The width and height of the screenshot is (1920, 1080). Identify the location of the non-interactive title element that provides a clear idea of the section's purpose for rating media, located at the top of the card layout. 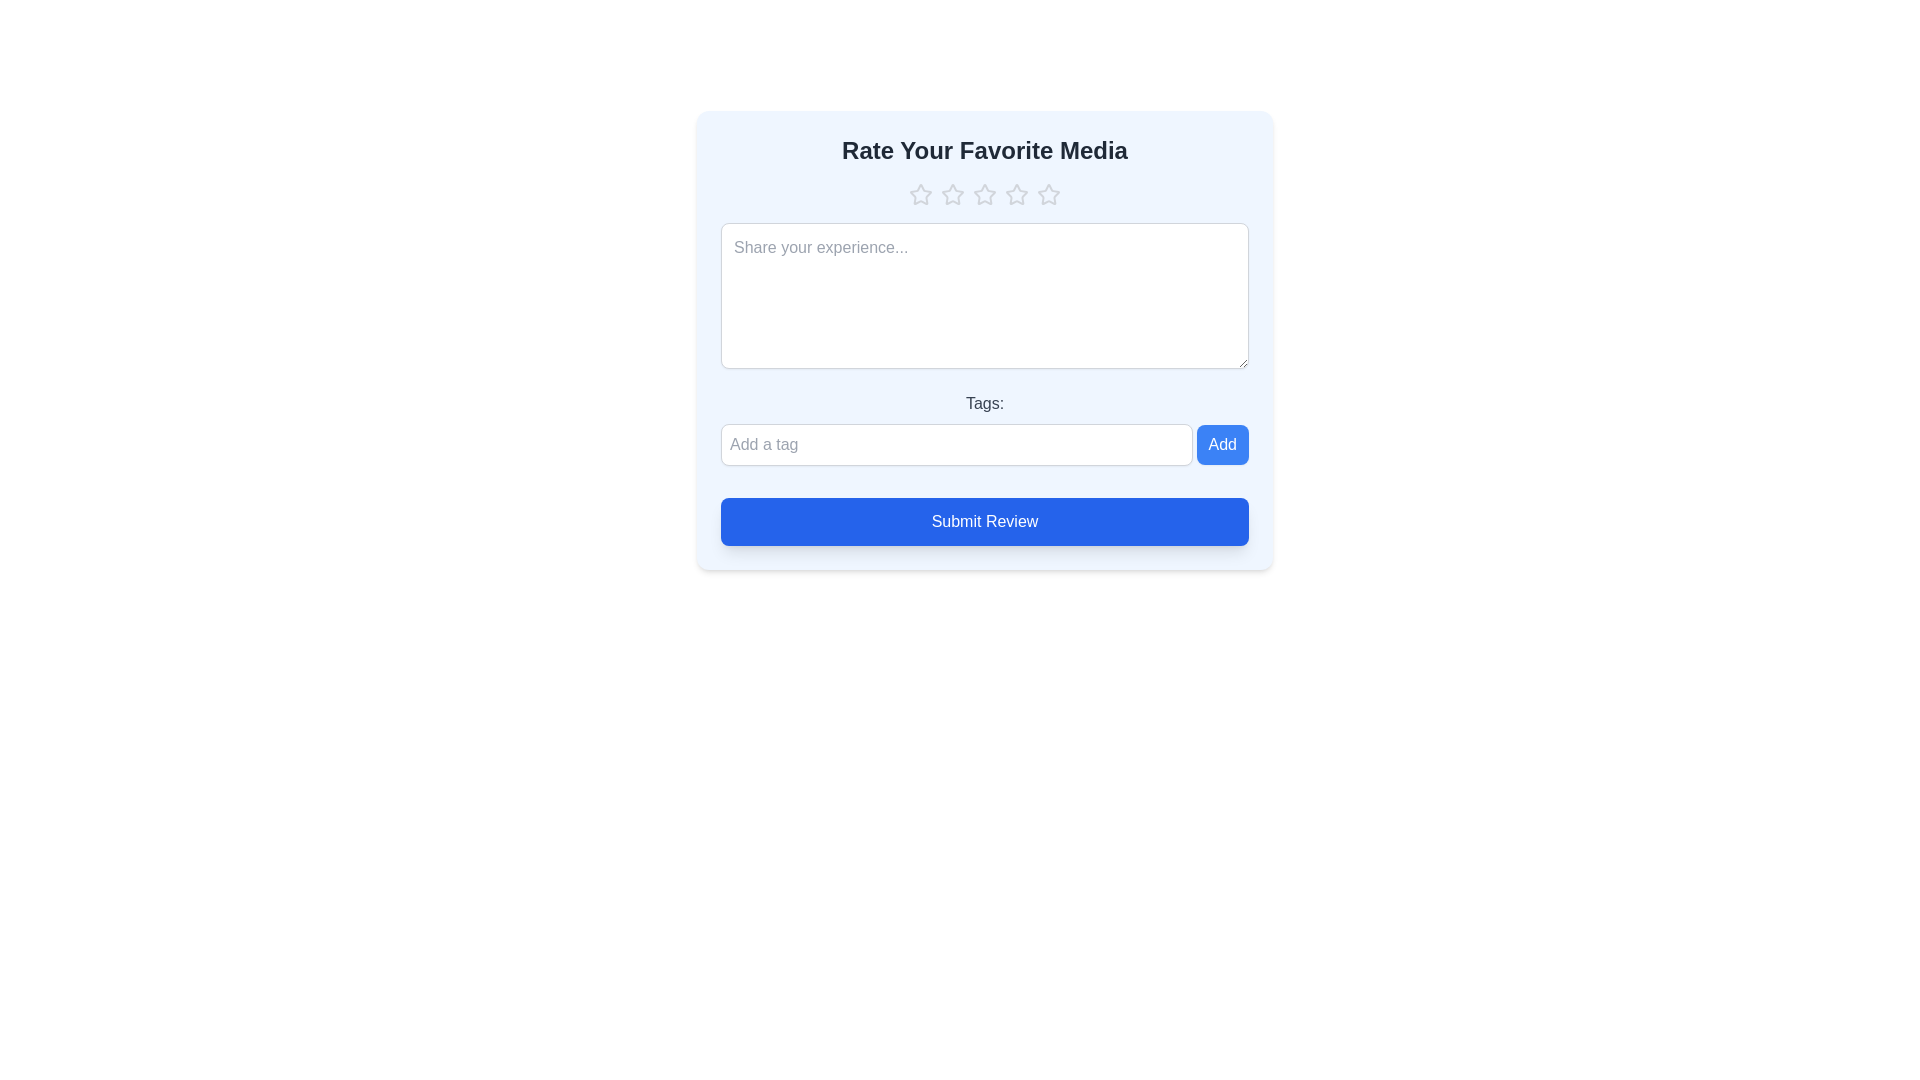
(984, 149).